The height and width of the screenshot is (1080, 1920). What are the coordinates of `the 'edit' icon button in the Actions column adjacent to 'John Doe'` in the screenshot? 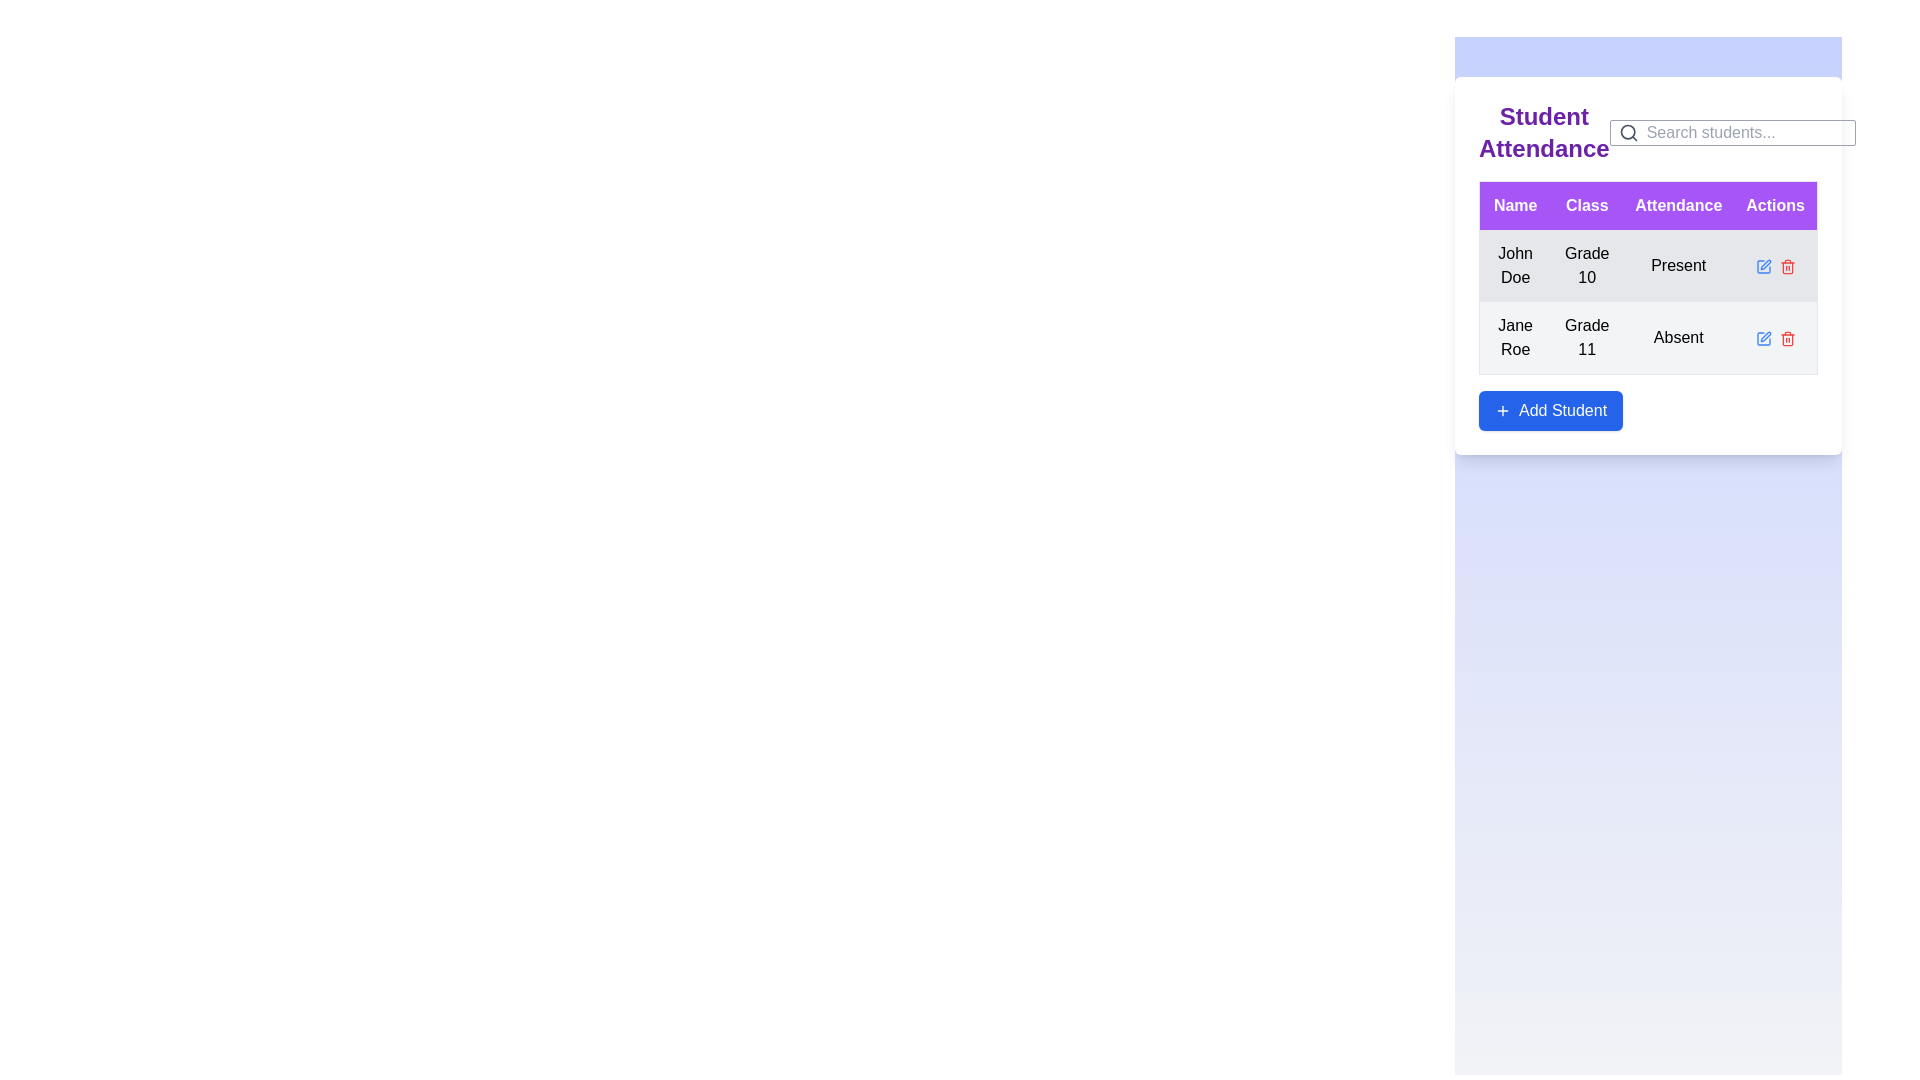 It's located at (1763, 265).